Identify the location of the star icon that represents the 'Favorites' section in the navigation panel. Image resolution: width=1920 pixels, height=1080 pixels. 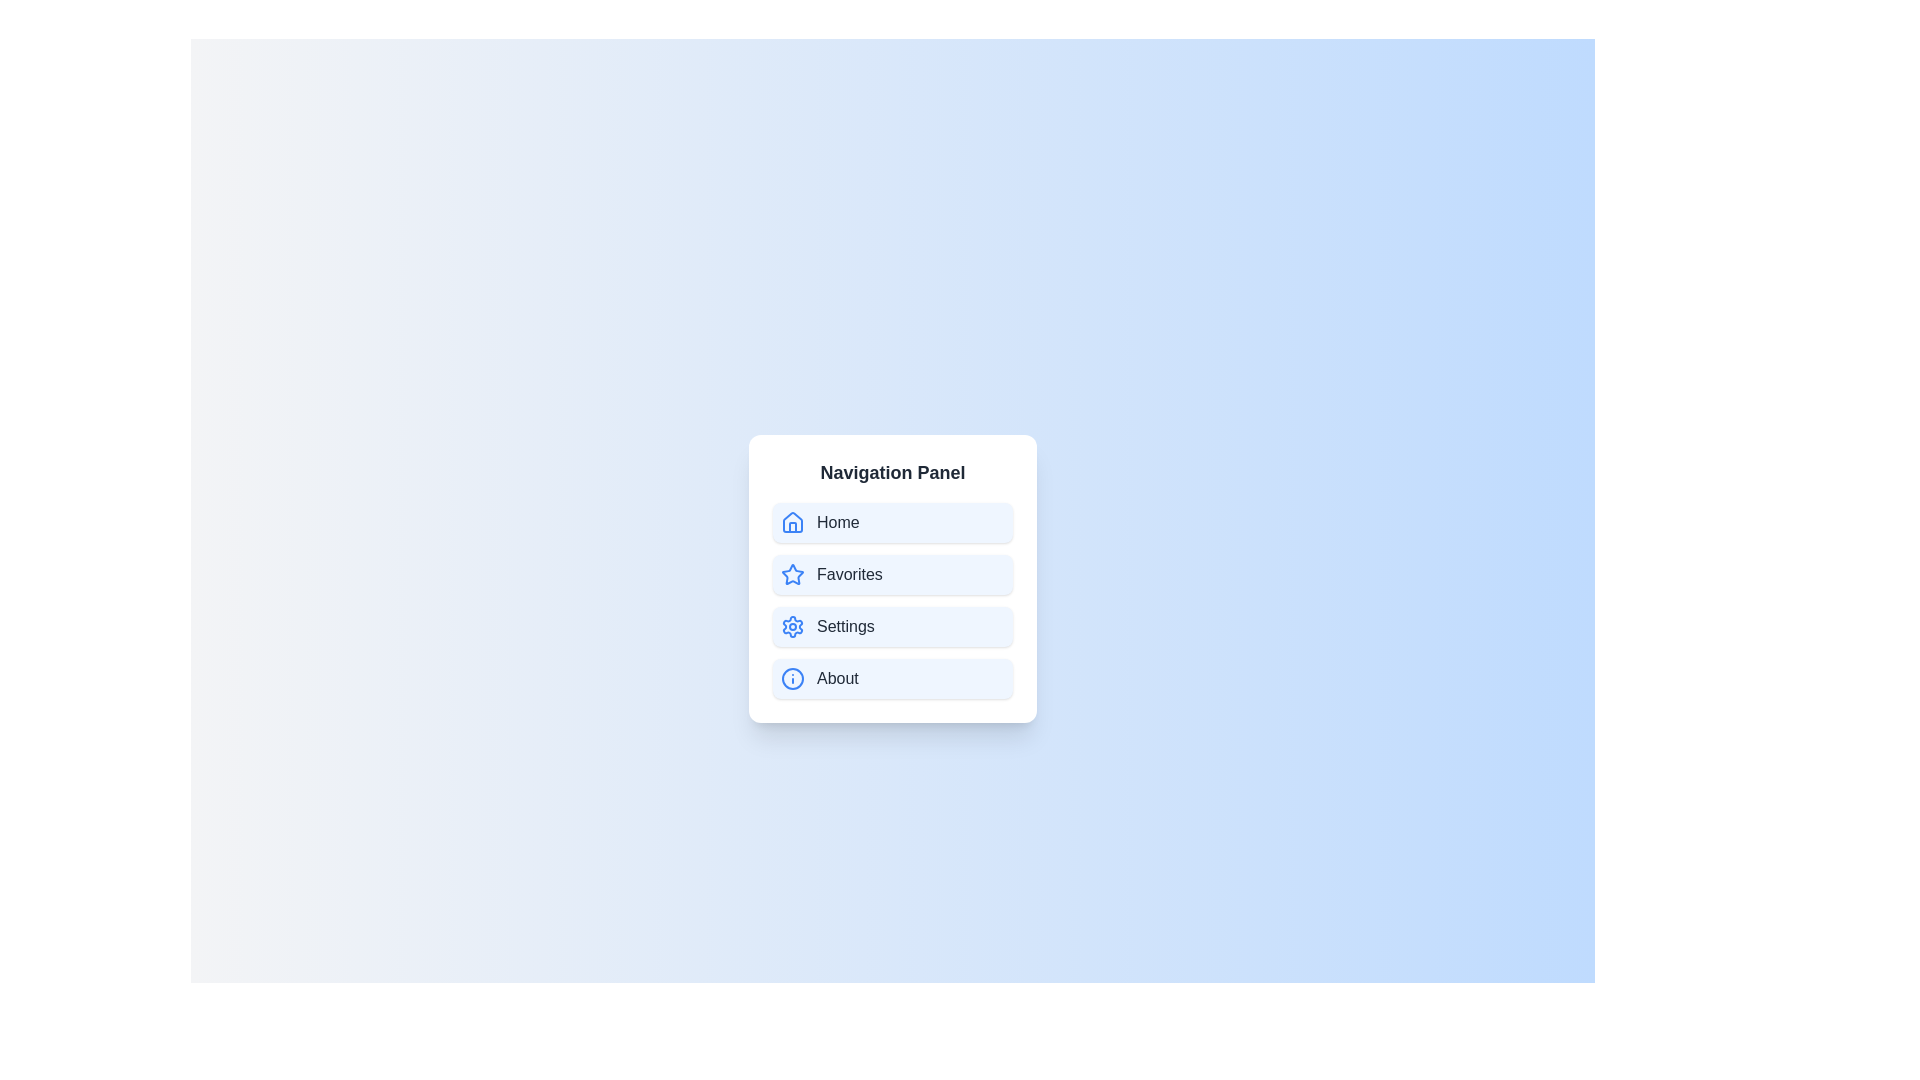
(791, 574).